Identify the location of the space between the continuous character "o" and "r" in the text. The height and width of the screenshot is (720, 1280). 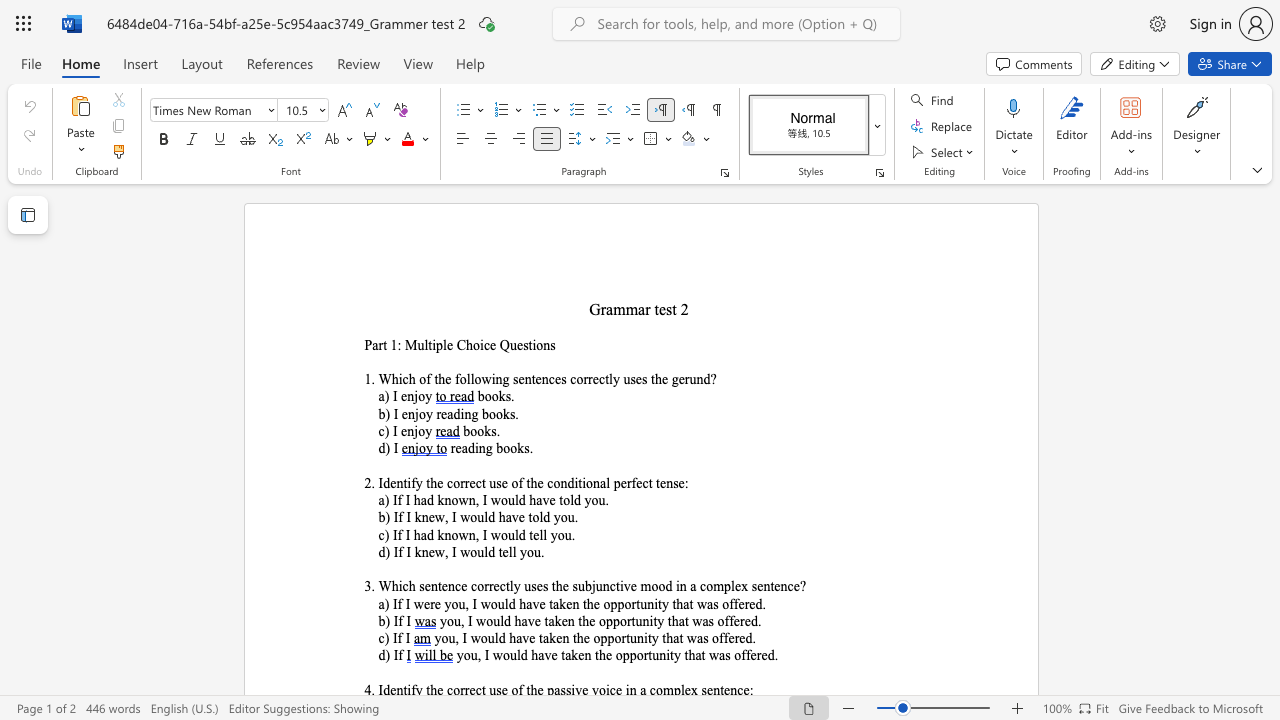
(458, 483).